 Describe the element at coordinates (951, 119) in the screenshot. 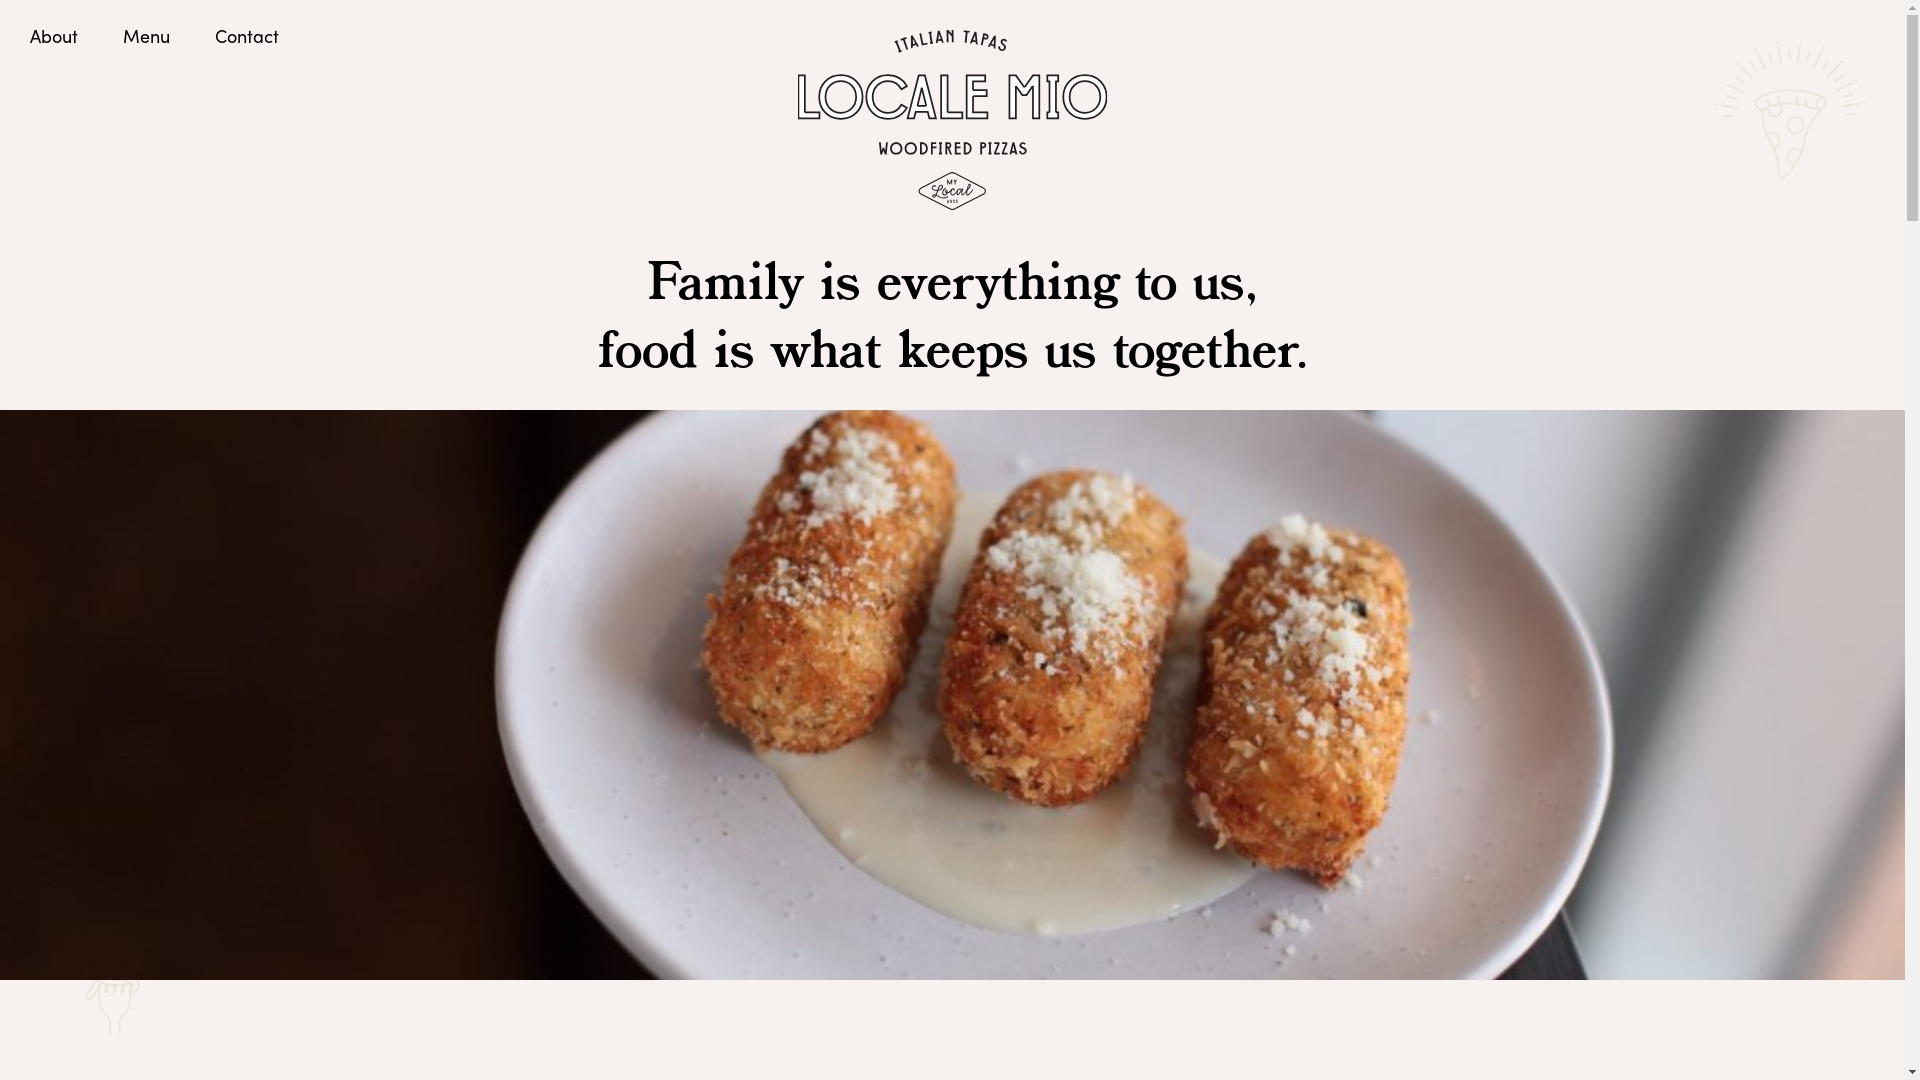

I see `'Locale Mio'` at that location.